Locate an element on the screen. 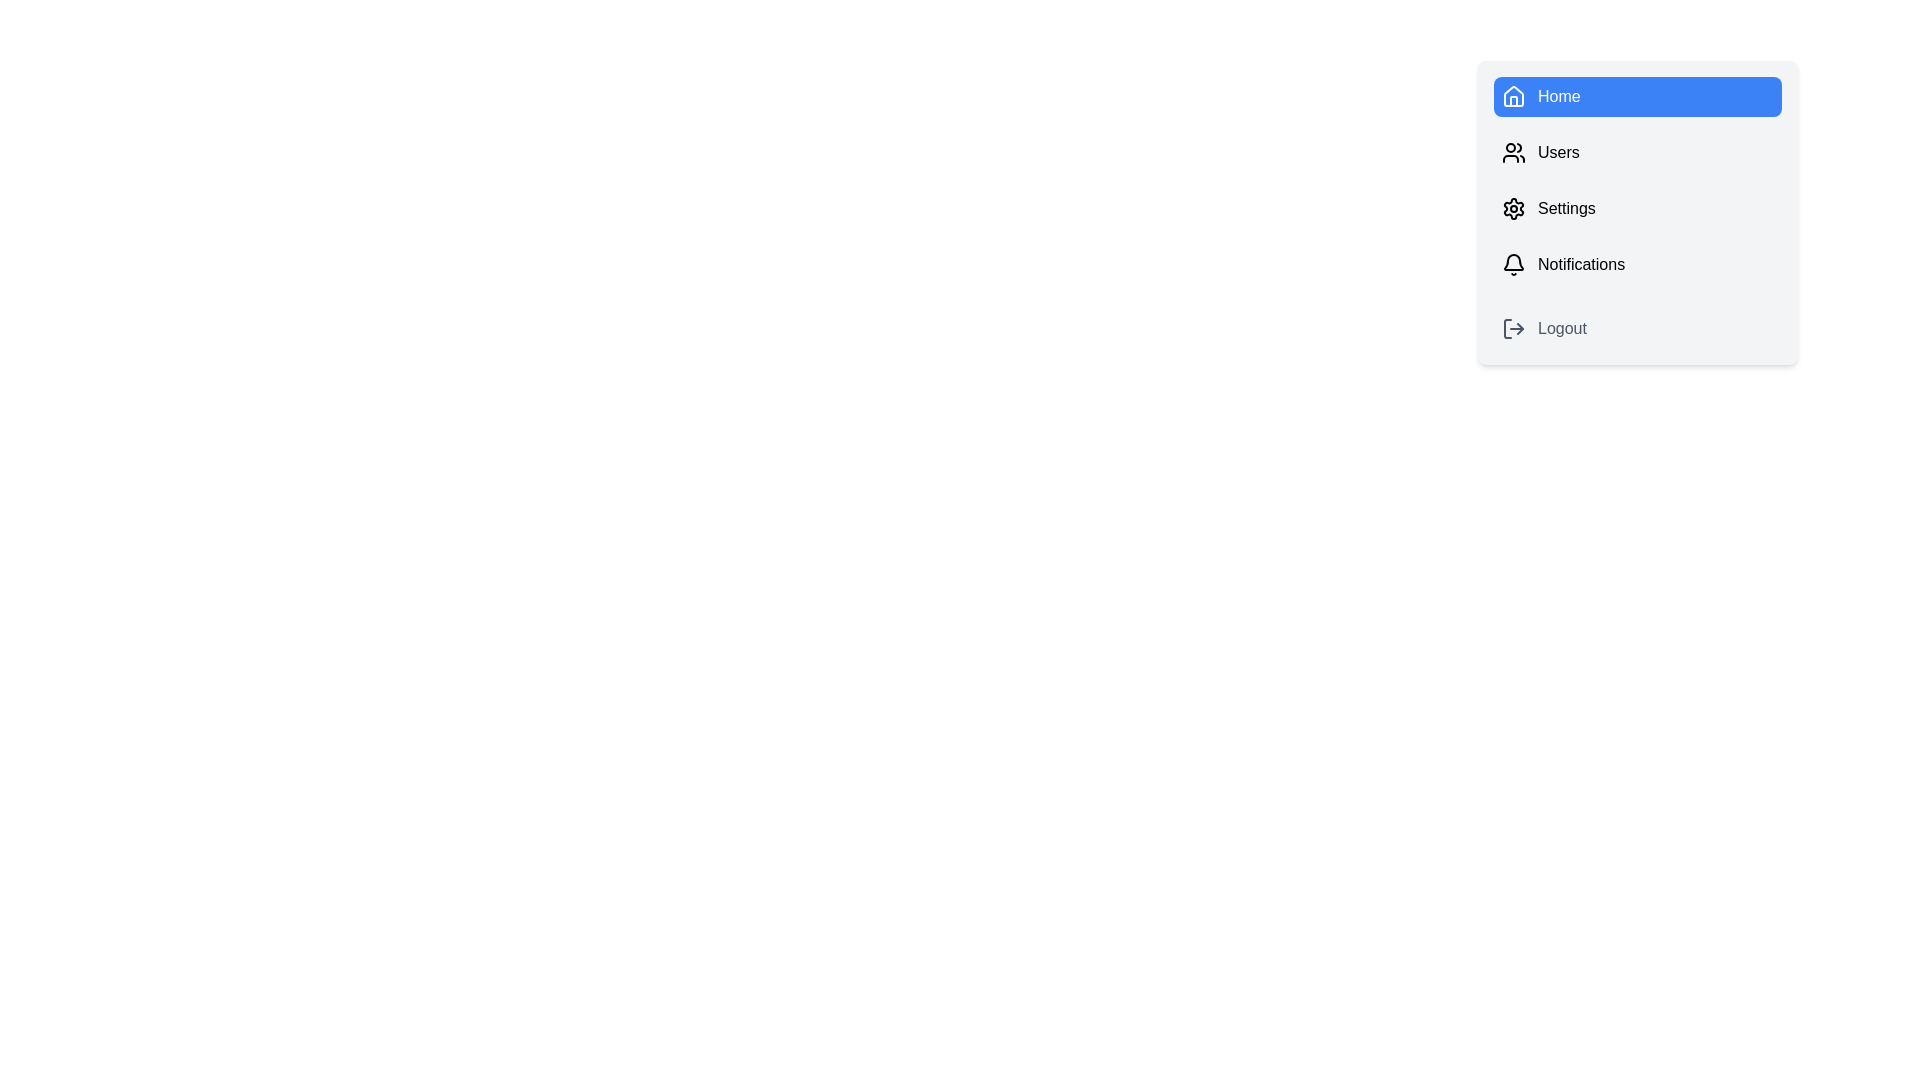 Image resolution: width=1920 pixels, height=1080 pixels. the cogwheel gear icon in the vertical menu is located at coordinates (1513, 208).